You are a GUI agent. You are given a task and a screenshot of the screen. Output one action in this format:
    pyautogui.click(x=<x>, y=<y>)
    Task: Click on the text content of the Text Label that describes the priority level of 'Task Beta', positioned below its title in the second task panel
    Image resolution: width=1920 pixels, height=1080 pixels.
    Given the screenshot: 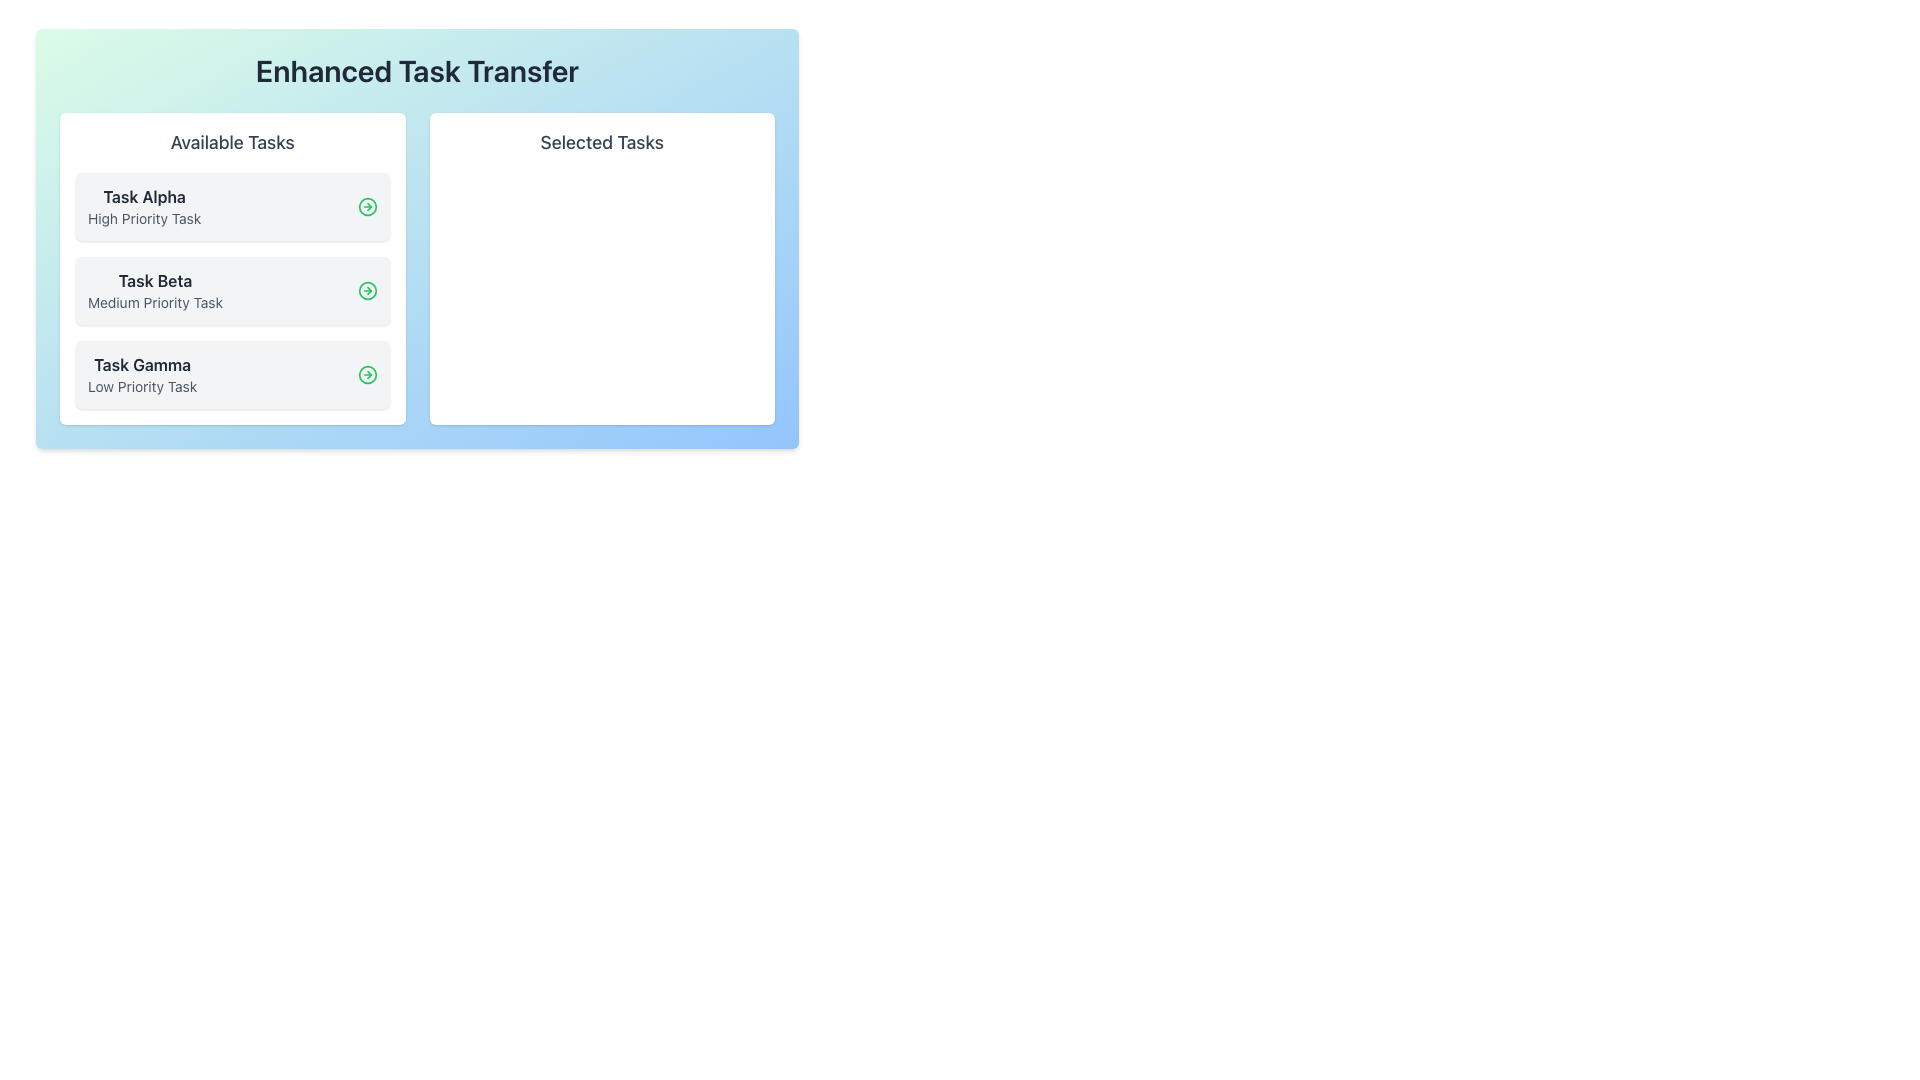 What is the action you would take?
    pyautogui.click(x=154, y=303)
    